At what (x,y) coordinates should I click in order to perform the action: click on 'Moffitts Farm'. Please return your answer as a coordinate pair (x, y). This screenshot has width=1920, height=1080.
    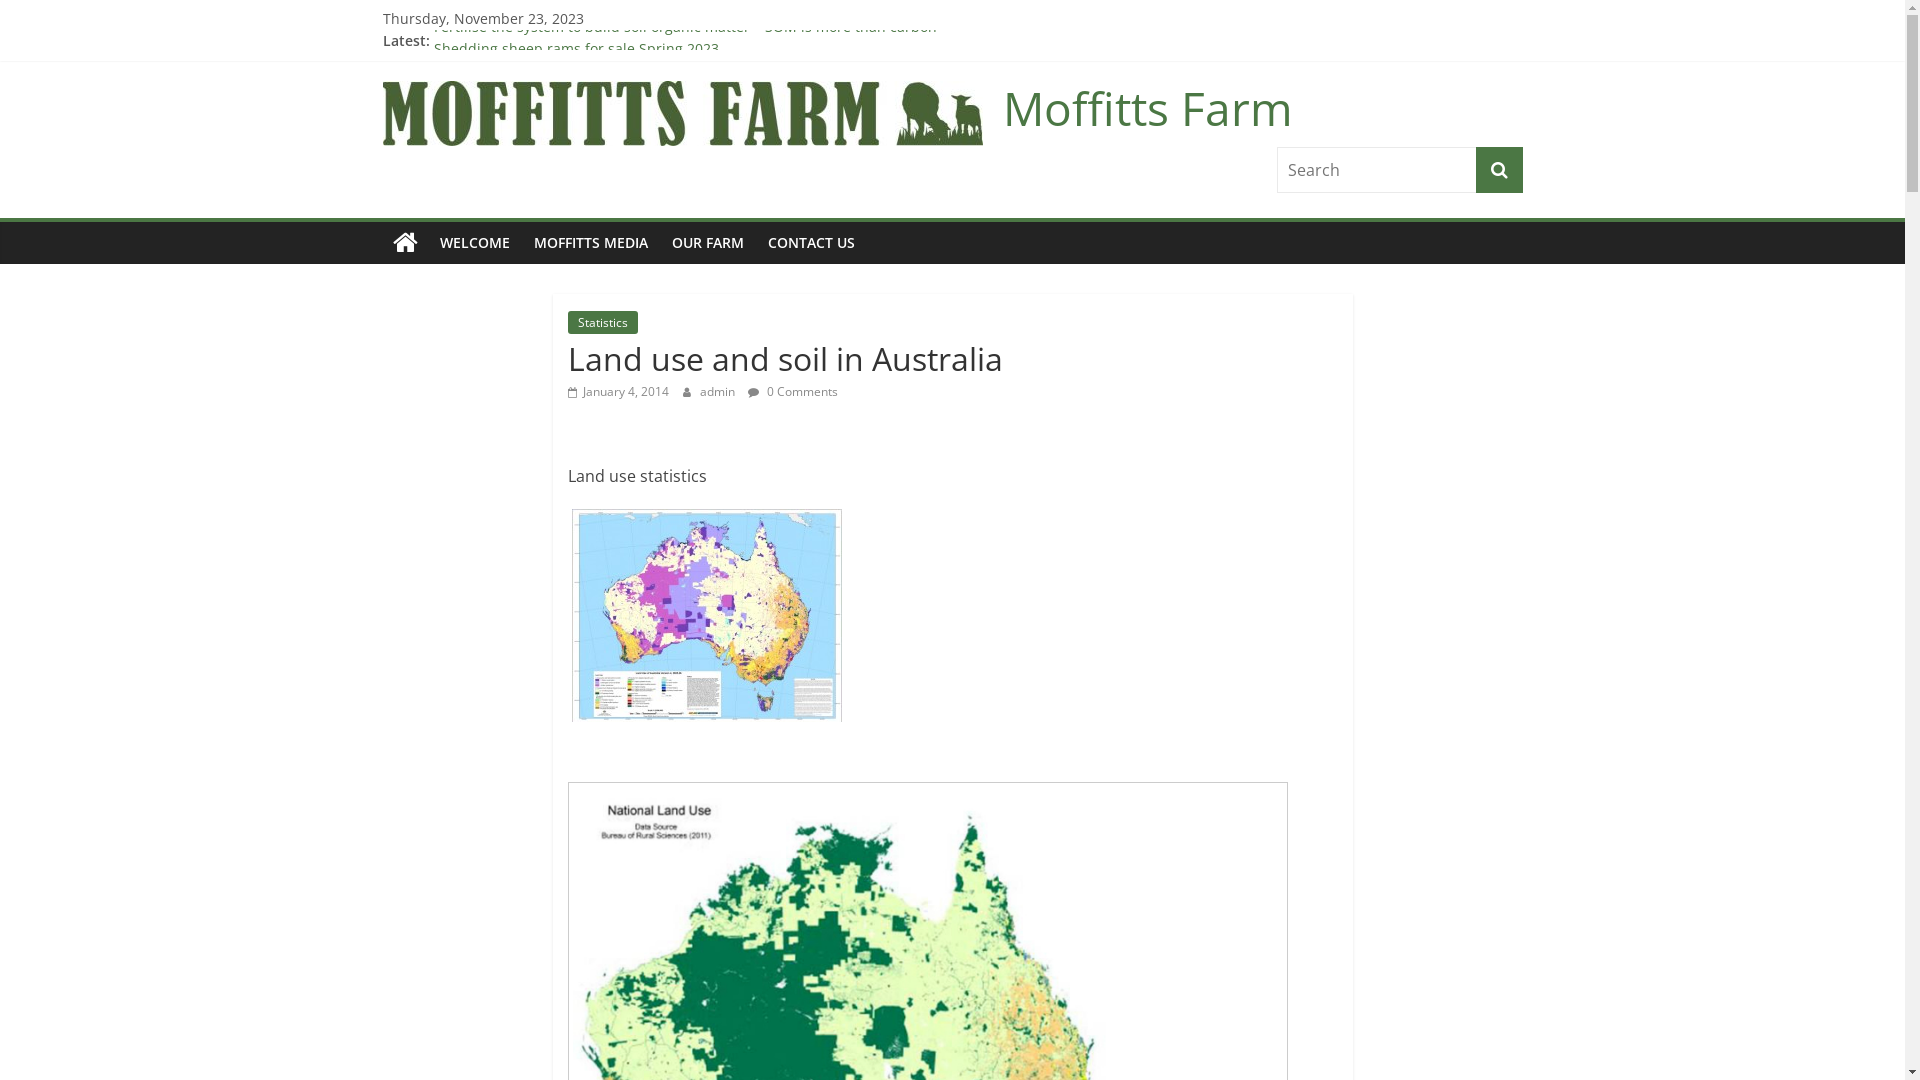
    Looking at the image, I should click on (382, 242).